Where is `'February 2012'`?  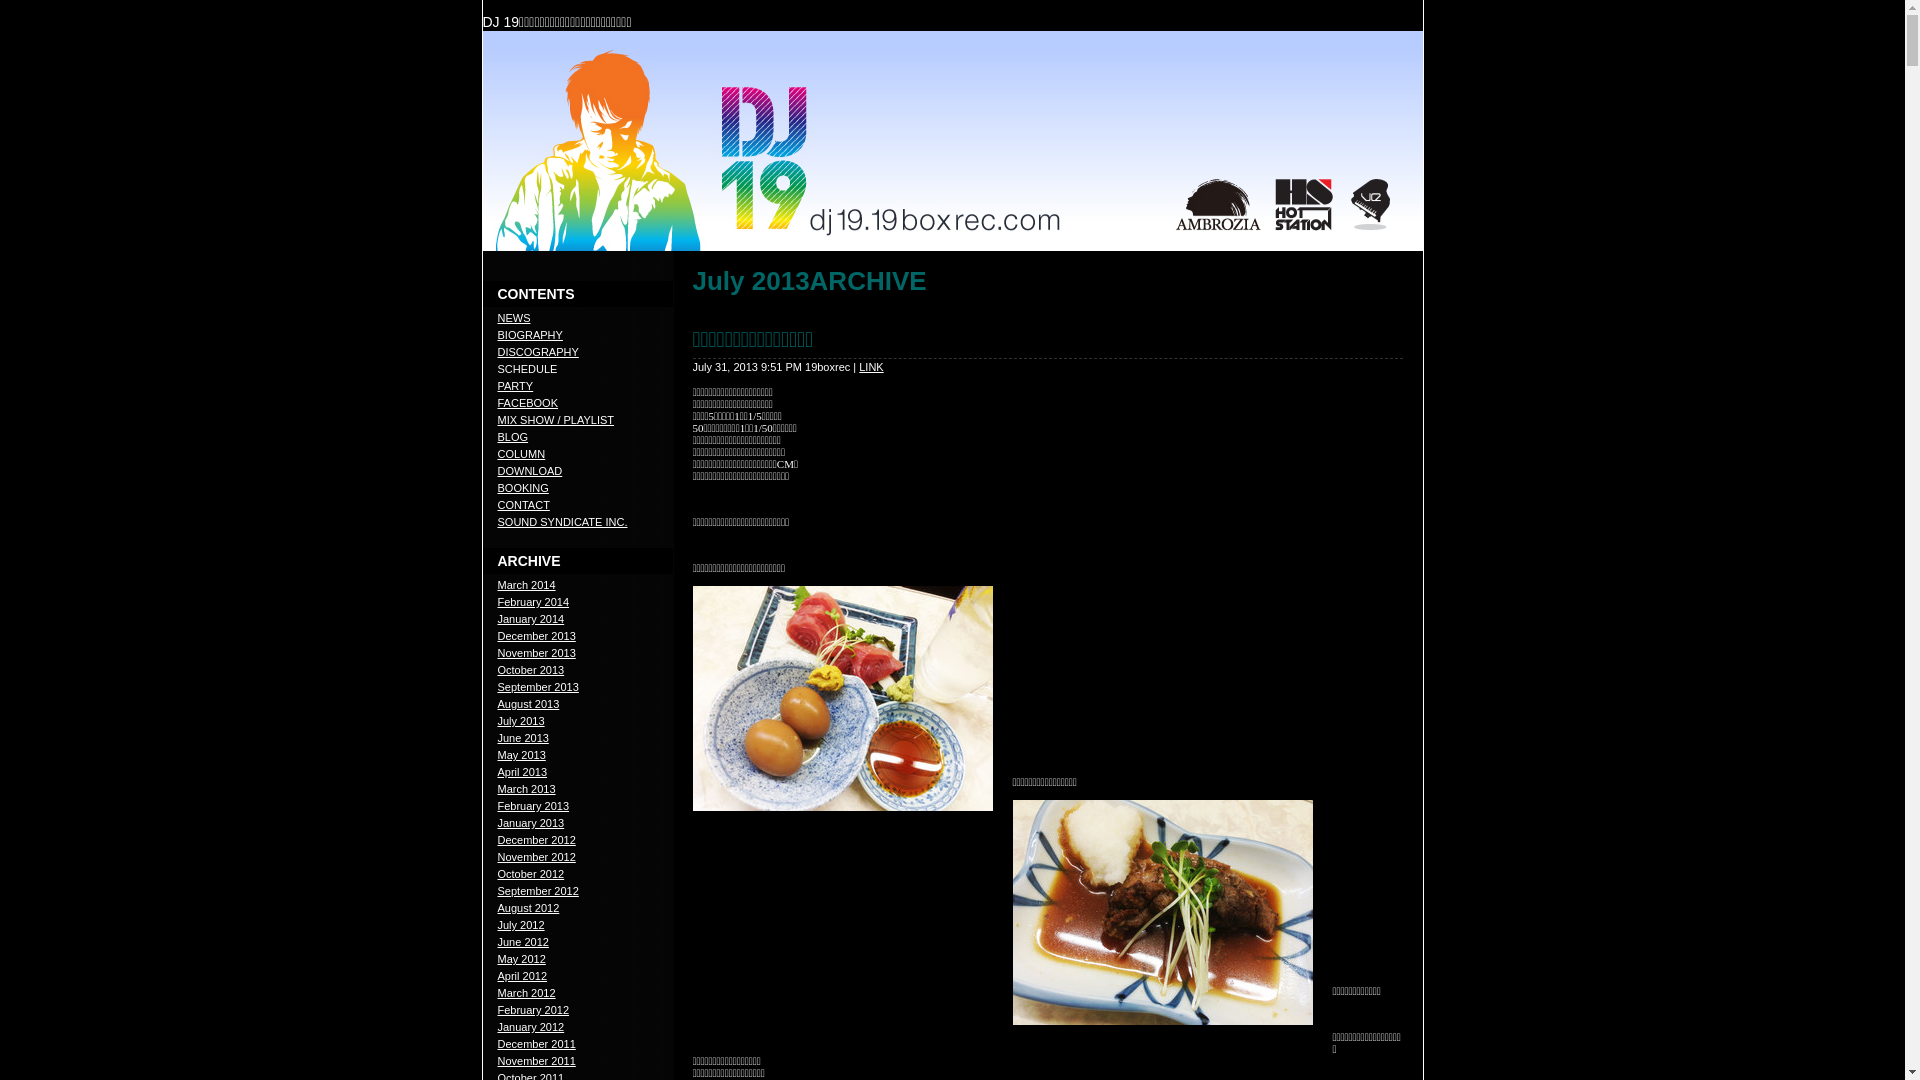 'February 2012' is located at coordinates (533, 1010).